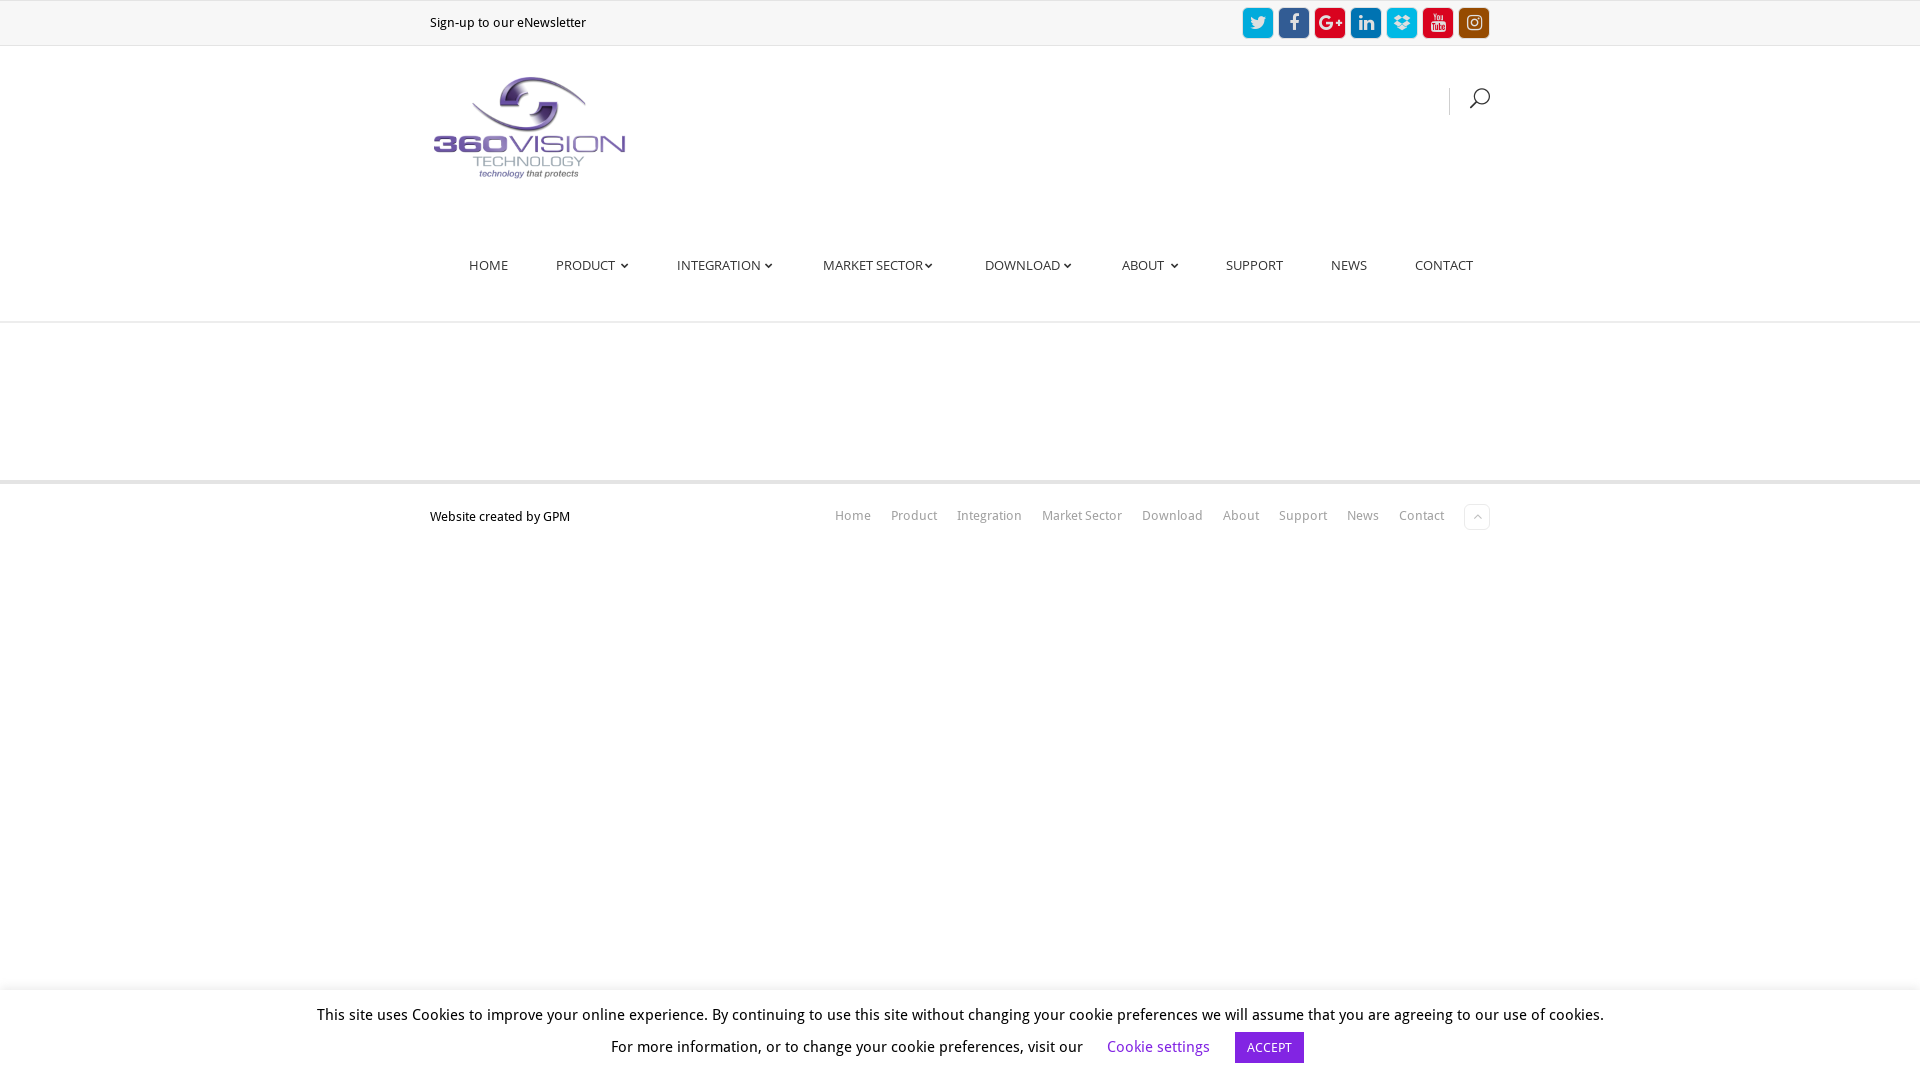 Image resolution: width=1920 pixels, height=1080 pixels. I want to click on 'Website created by GPM', so click(499, 515).